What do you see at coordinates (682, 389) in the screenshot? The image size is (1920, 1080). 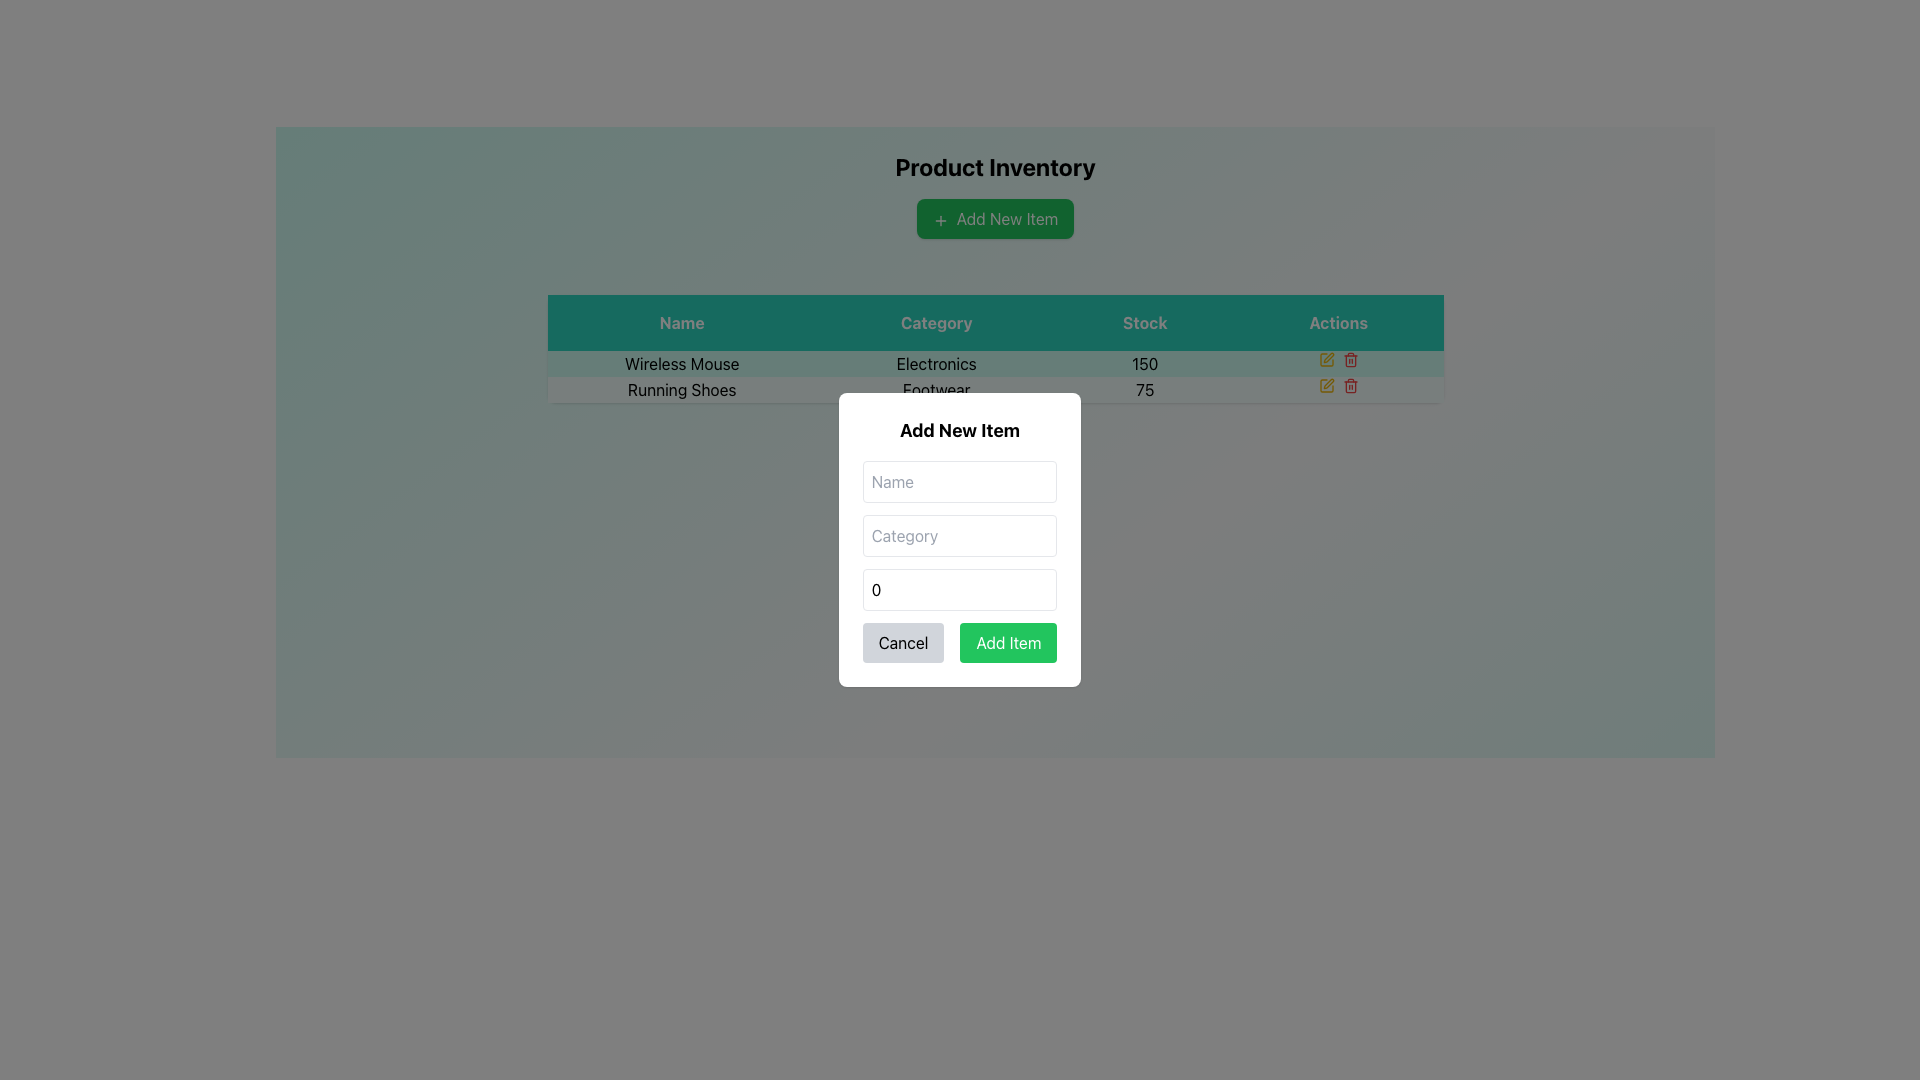 I see `the label that identifies the item in the product inventory table, located in the second row under the 'Name' column, directly below 'Wireless Mouse'` at bounding box center [682, 389].